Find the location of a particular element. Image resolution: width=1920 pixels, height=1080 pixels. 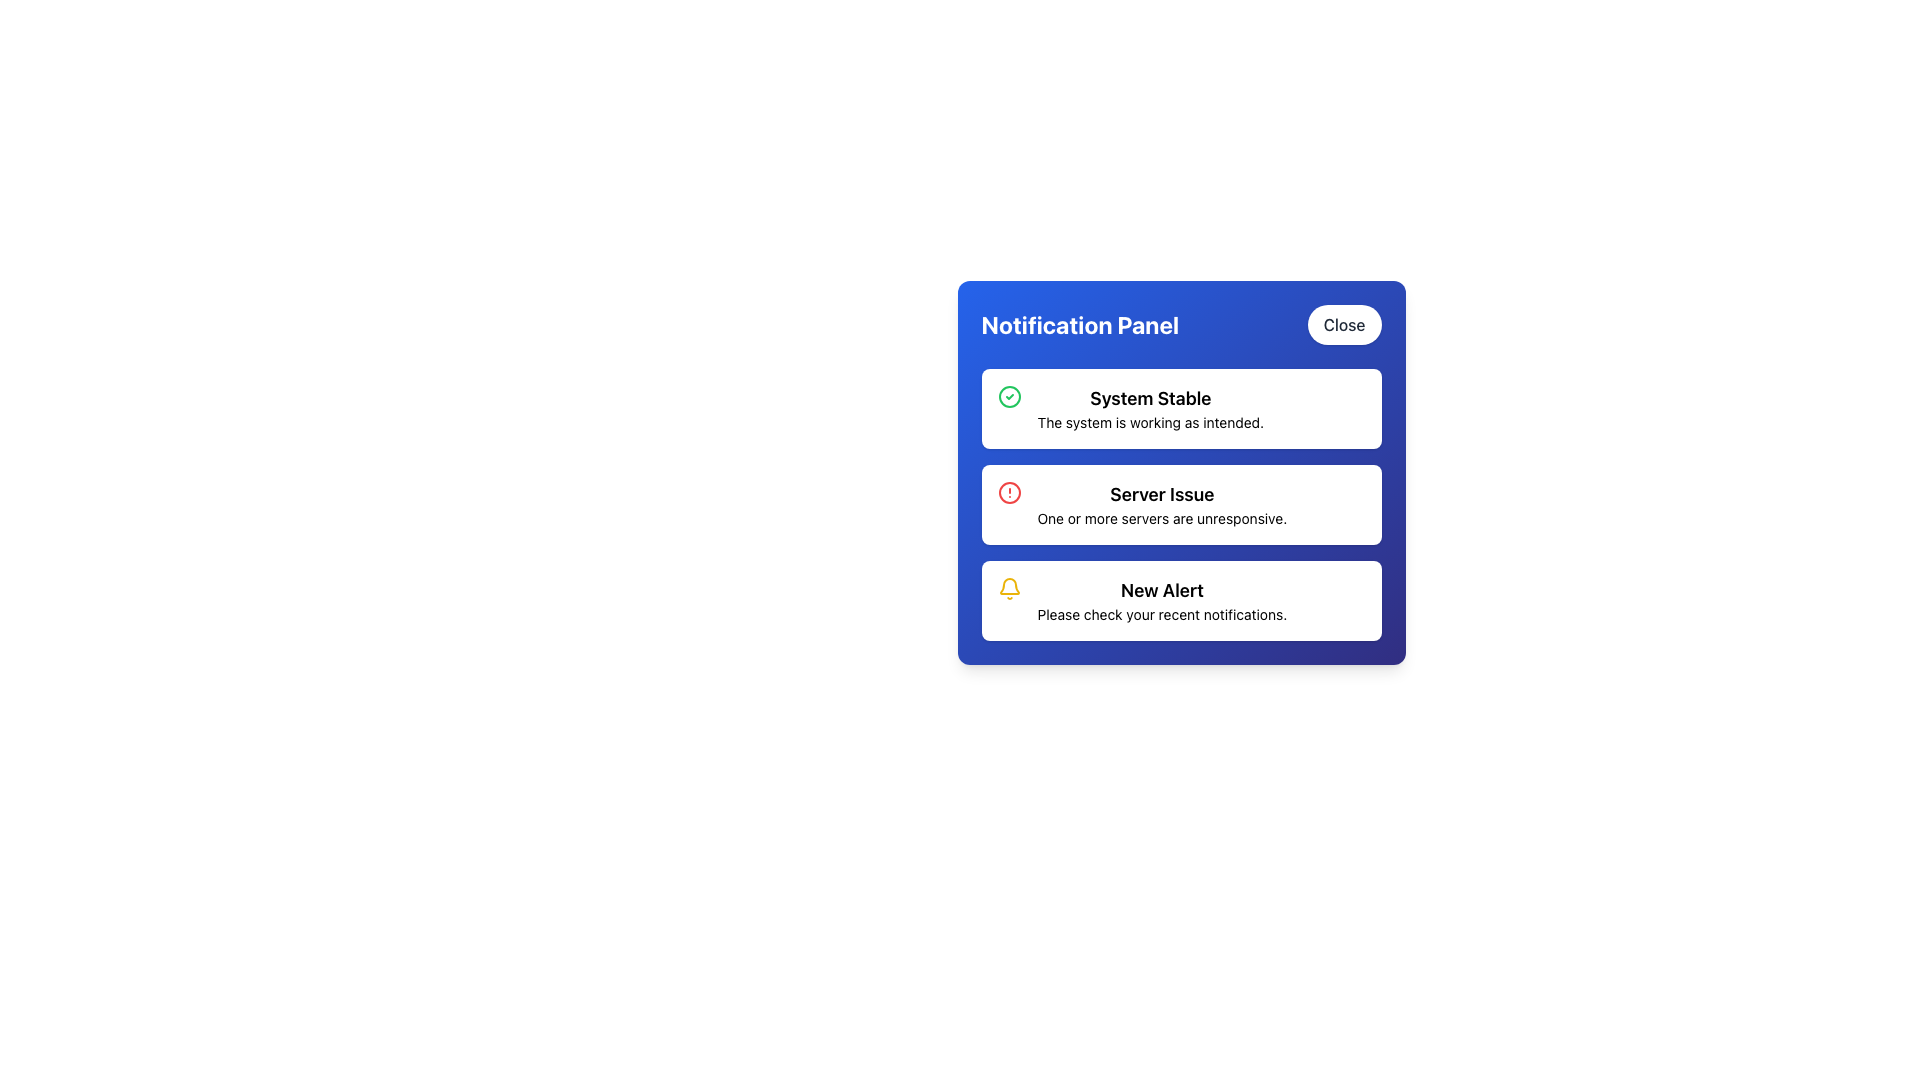

the 'Server Issue' notification banner with alert description is located at coordinates (1181, 504).